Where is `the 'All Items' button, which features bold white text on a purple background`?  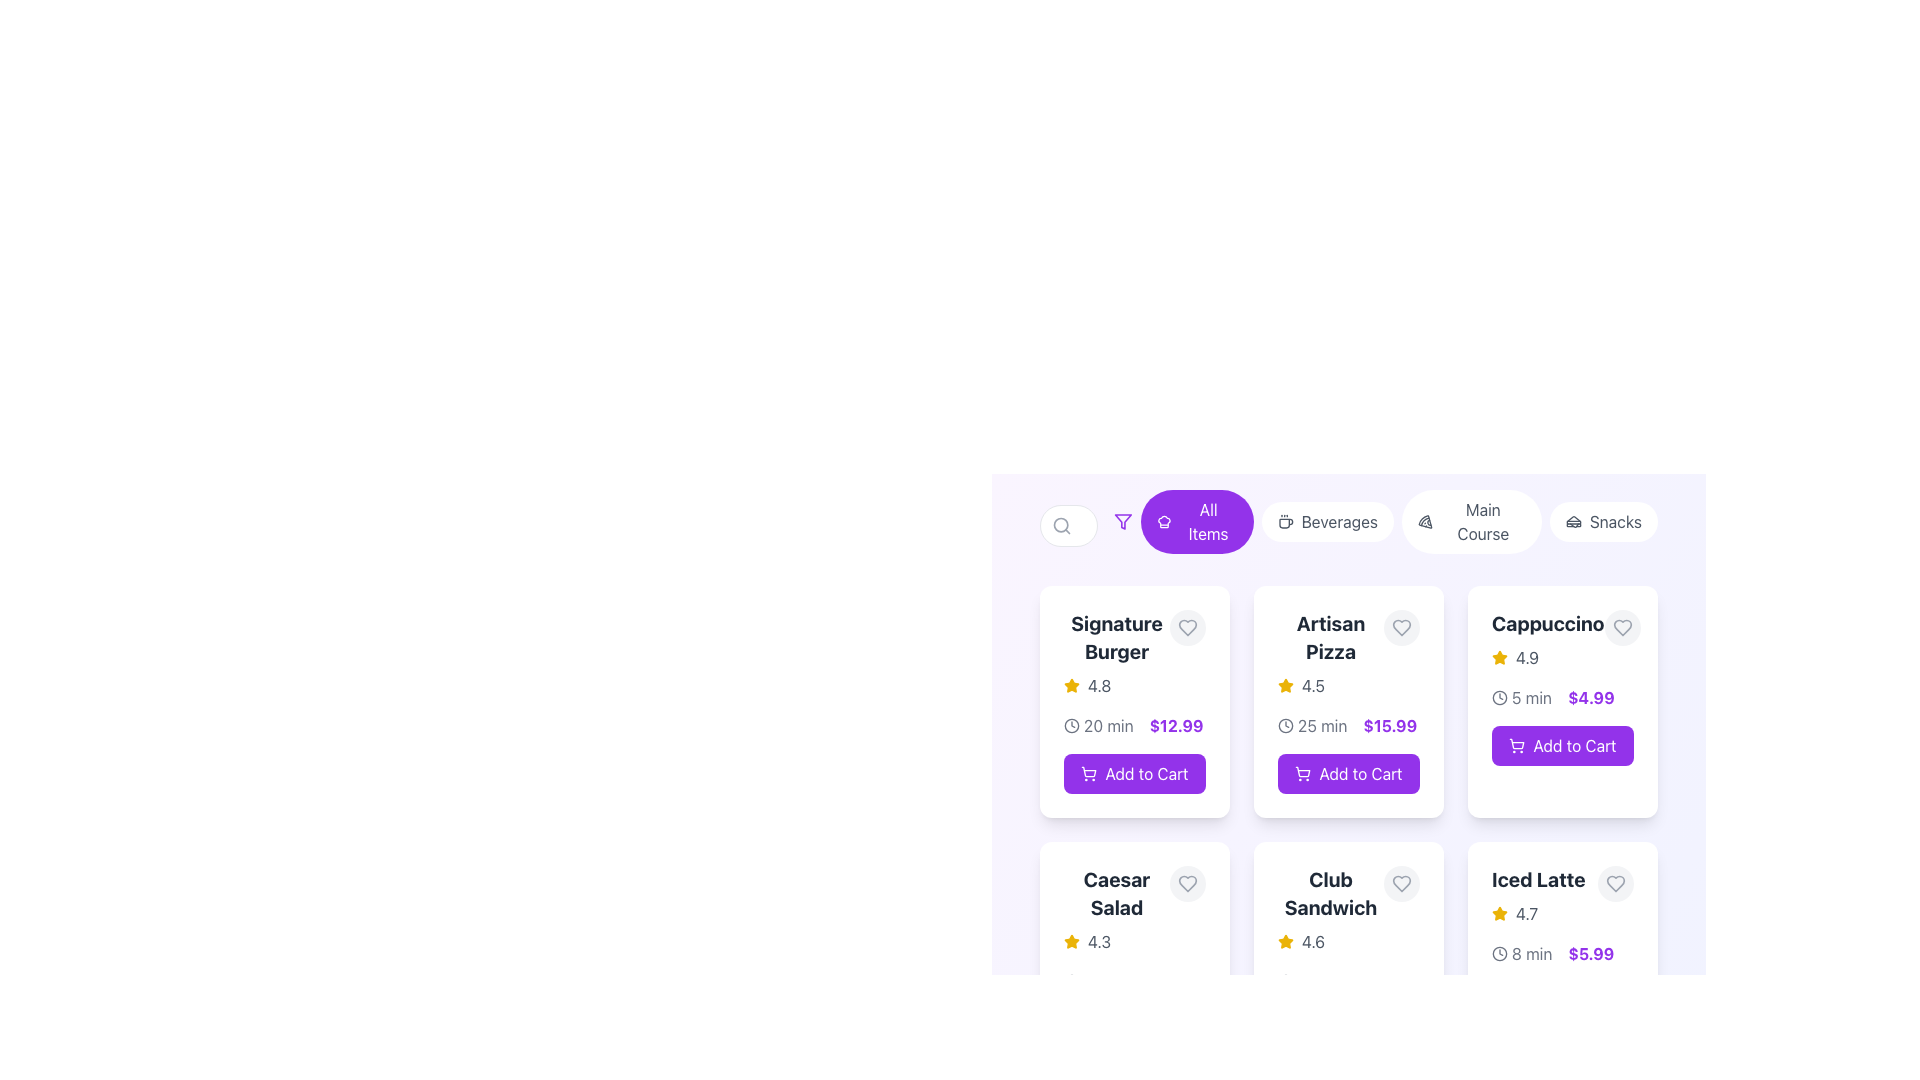 the 'All Items' button, which features bold white text on a purple background is located at coordinates (1207, 520).